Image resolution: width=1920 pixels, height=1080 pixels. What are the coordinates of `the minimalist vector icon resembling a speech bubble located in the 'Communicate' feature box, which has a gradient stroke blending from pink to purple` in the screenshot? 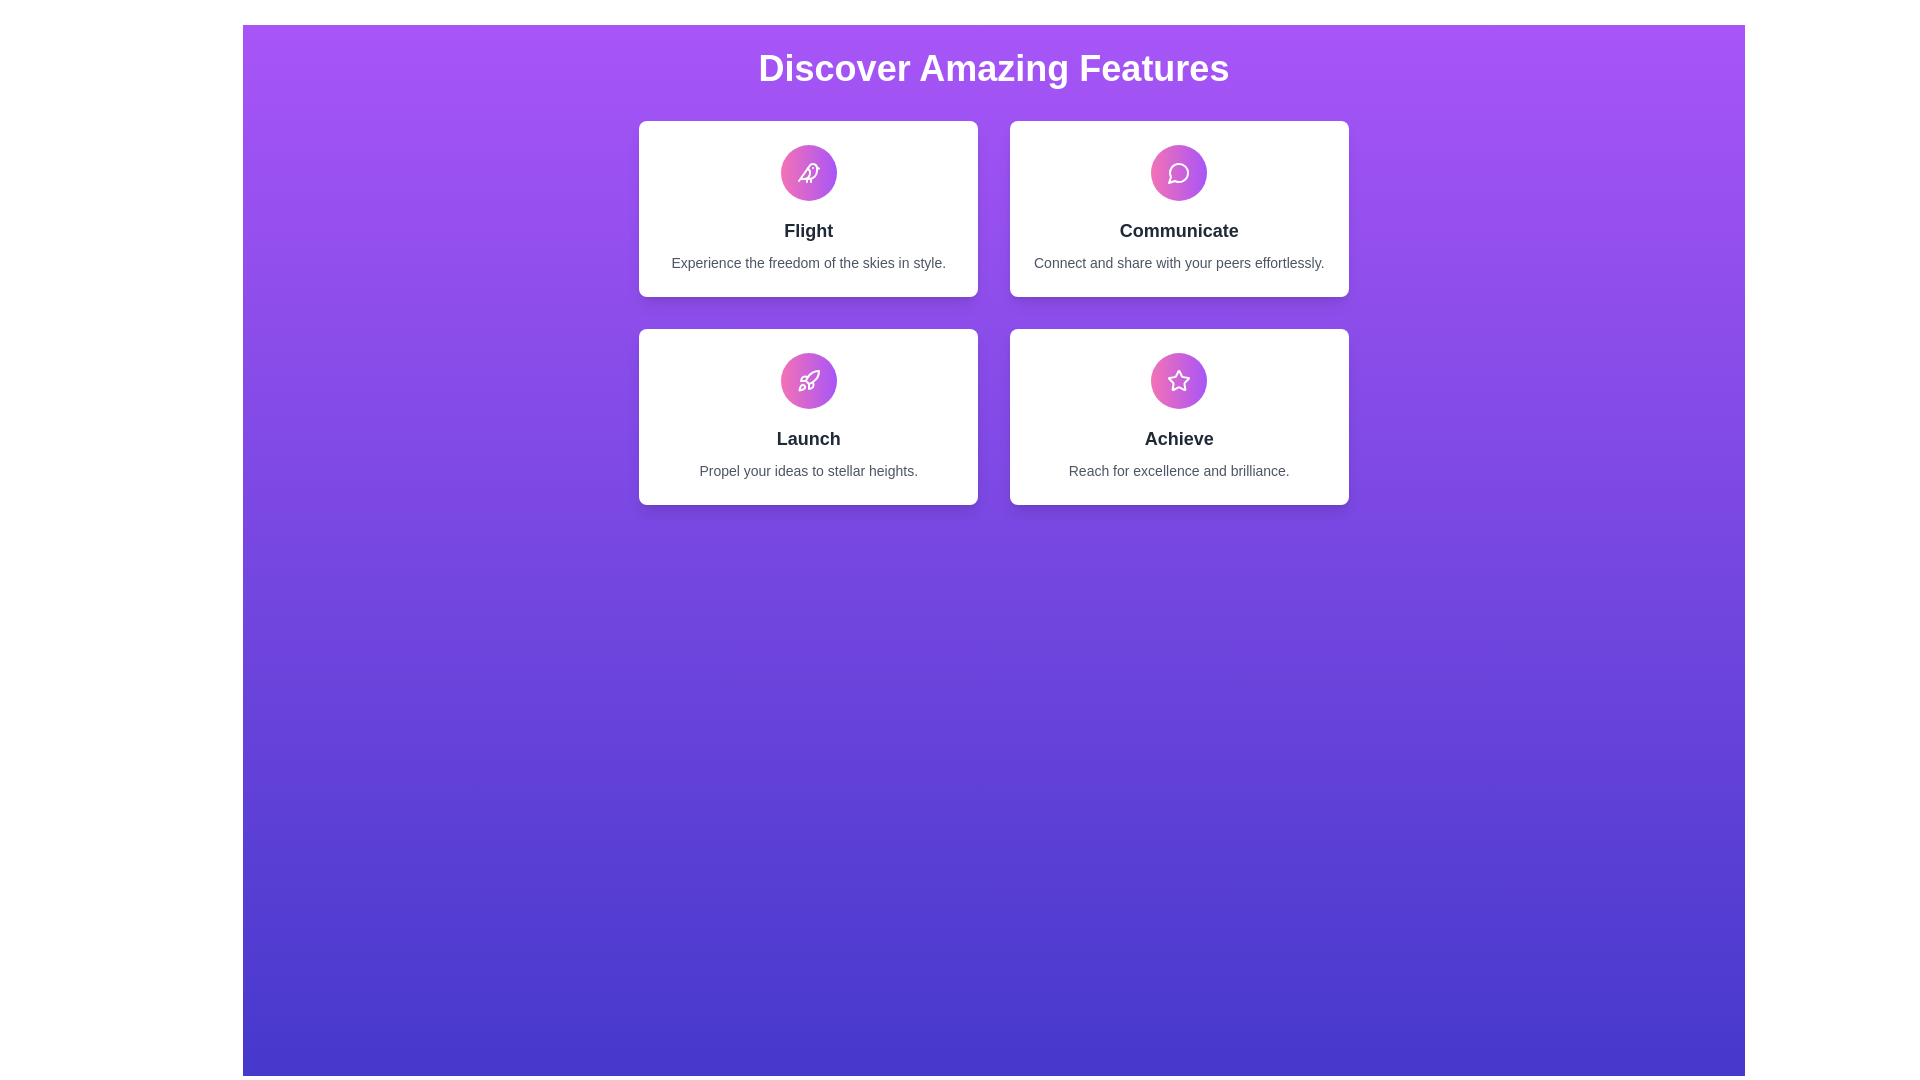 It's located at (1179, 172).